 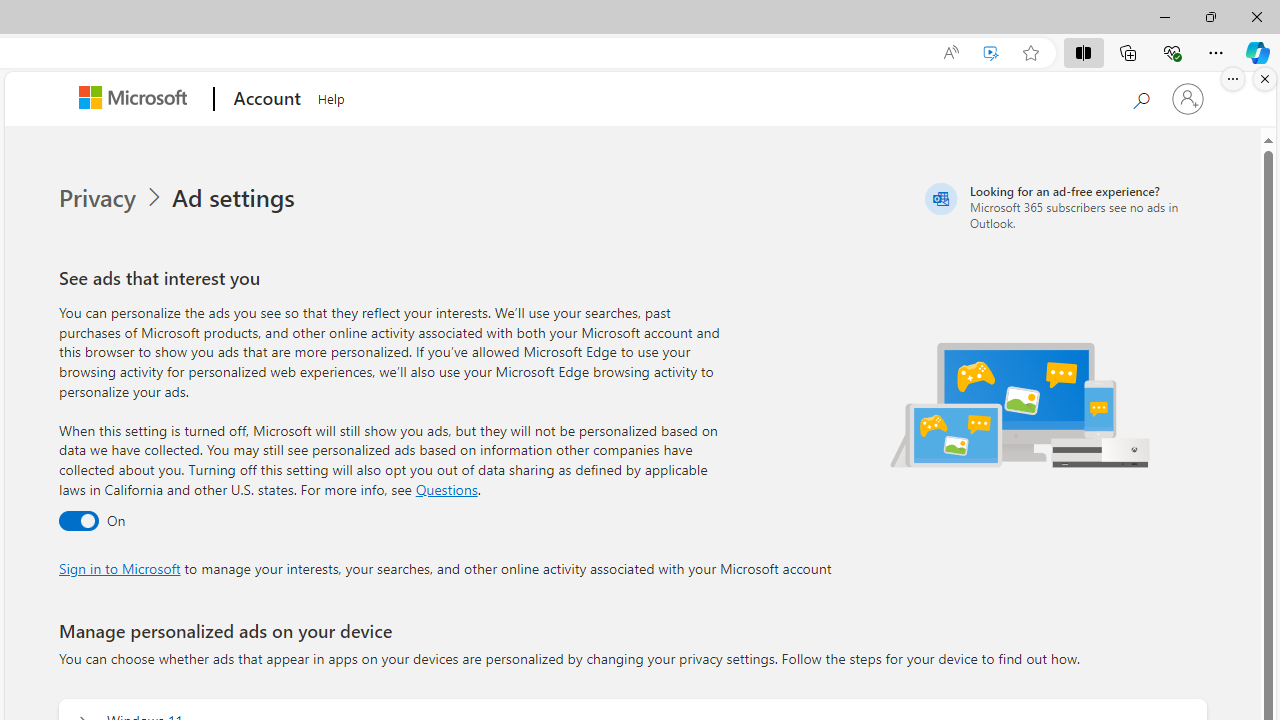 I want to click on 'Search Microsoft.com', so click(x=1140, y=97).